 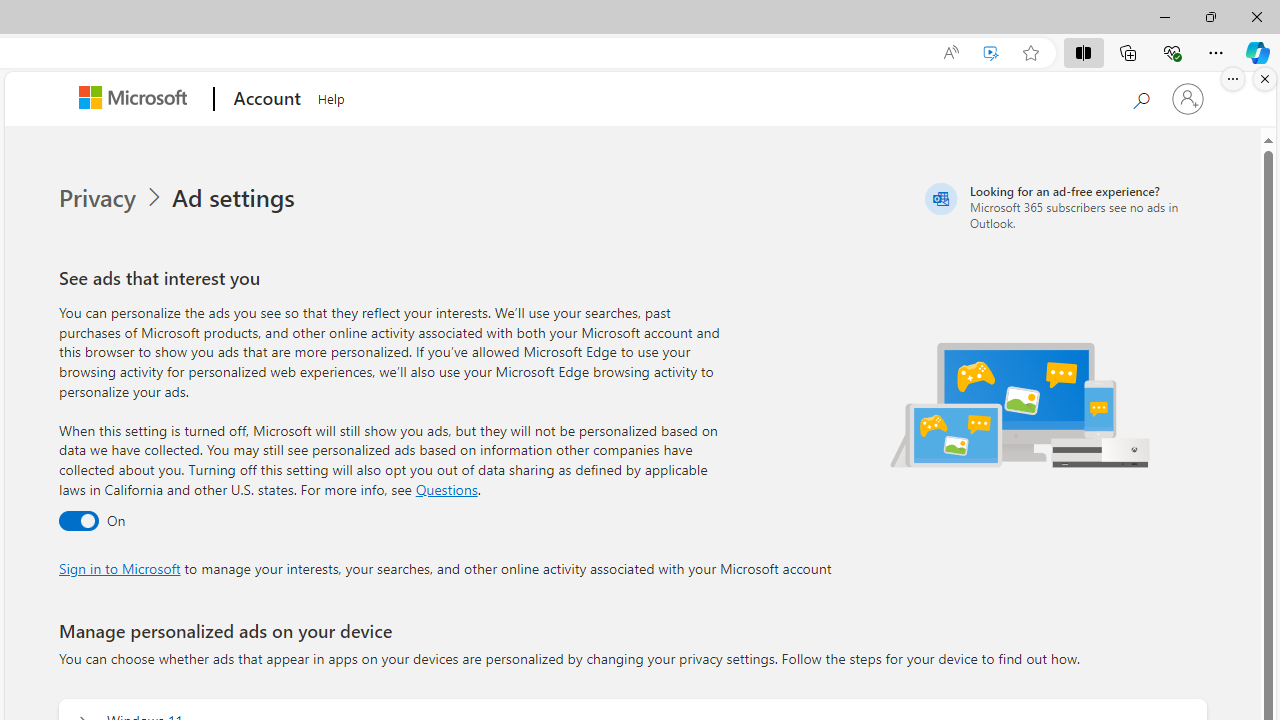 I want to click on 'Search Microsoft.com', so click(x=1140, y=97).